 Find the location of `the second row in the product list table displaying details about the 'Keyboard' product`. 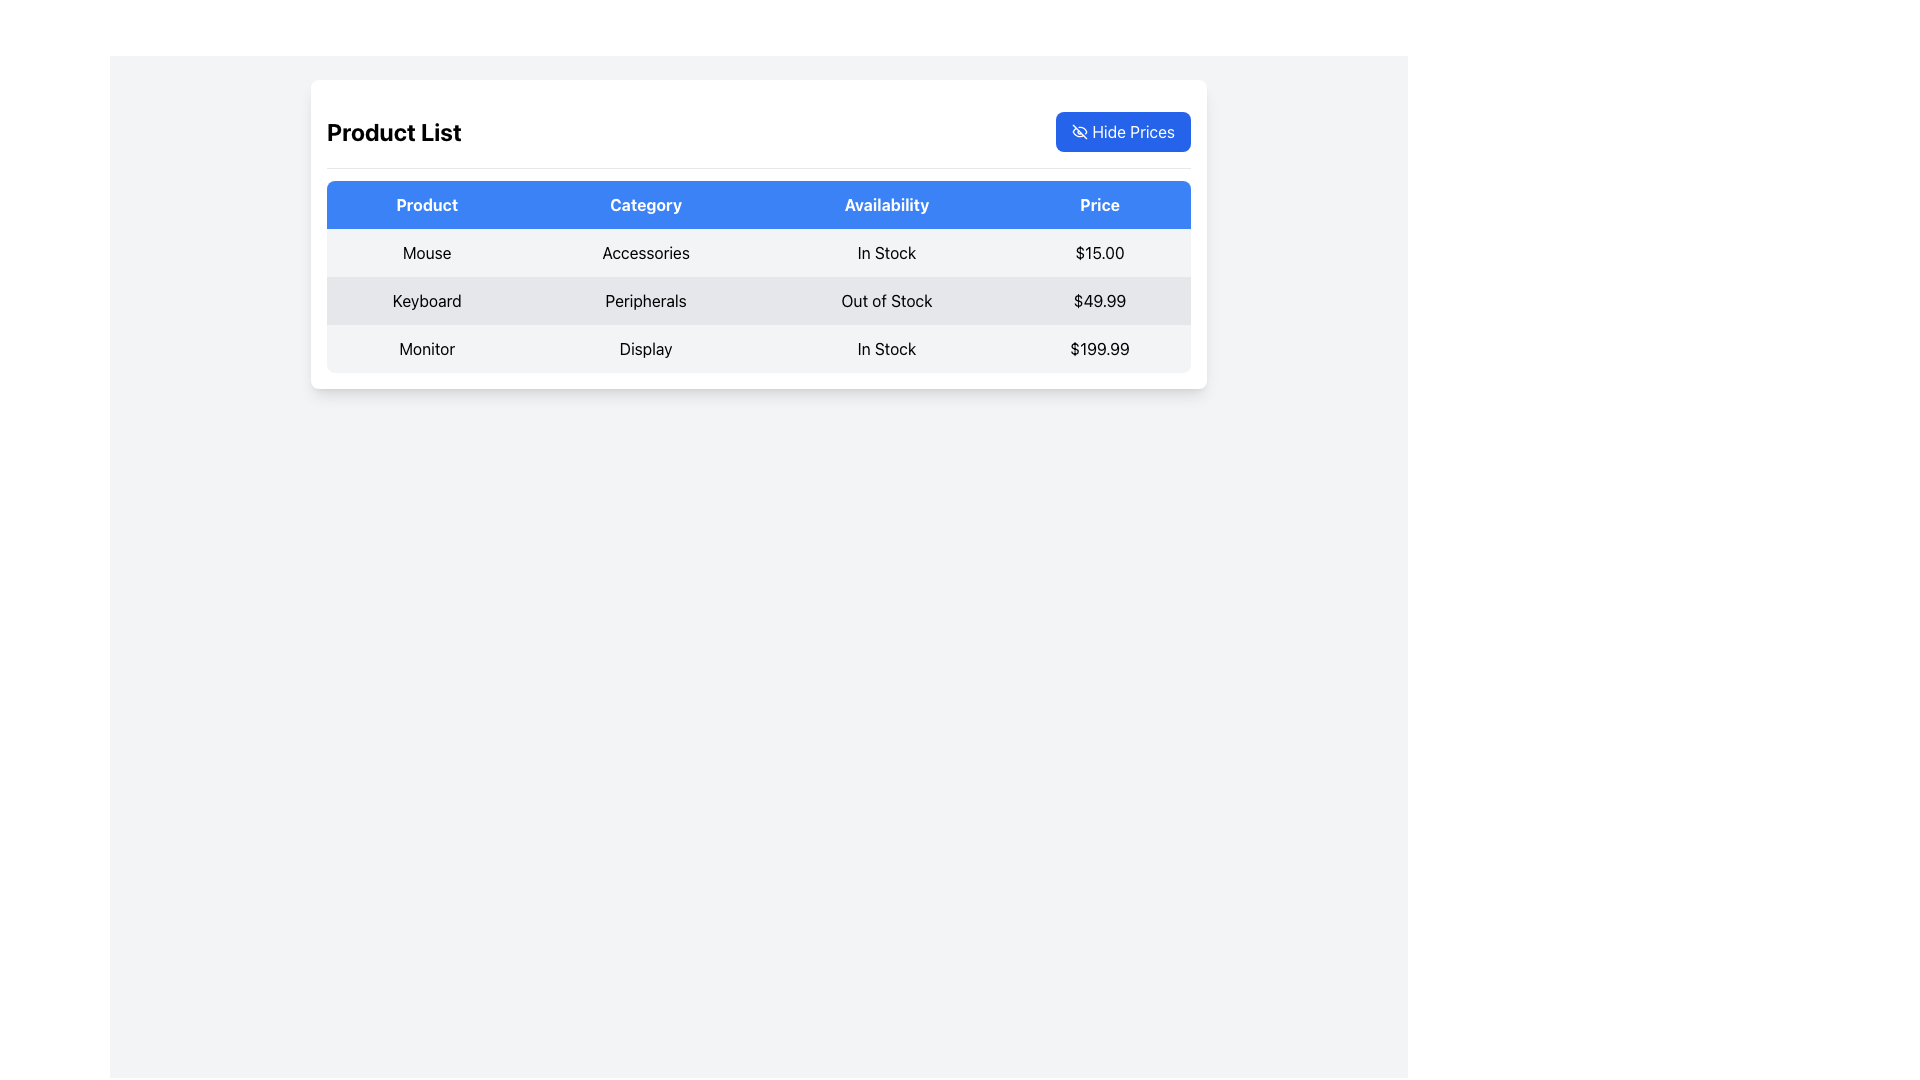

the second row in the product list table displaying details about the 'Keyboard' product is located at coordinates (757, 300).